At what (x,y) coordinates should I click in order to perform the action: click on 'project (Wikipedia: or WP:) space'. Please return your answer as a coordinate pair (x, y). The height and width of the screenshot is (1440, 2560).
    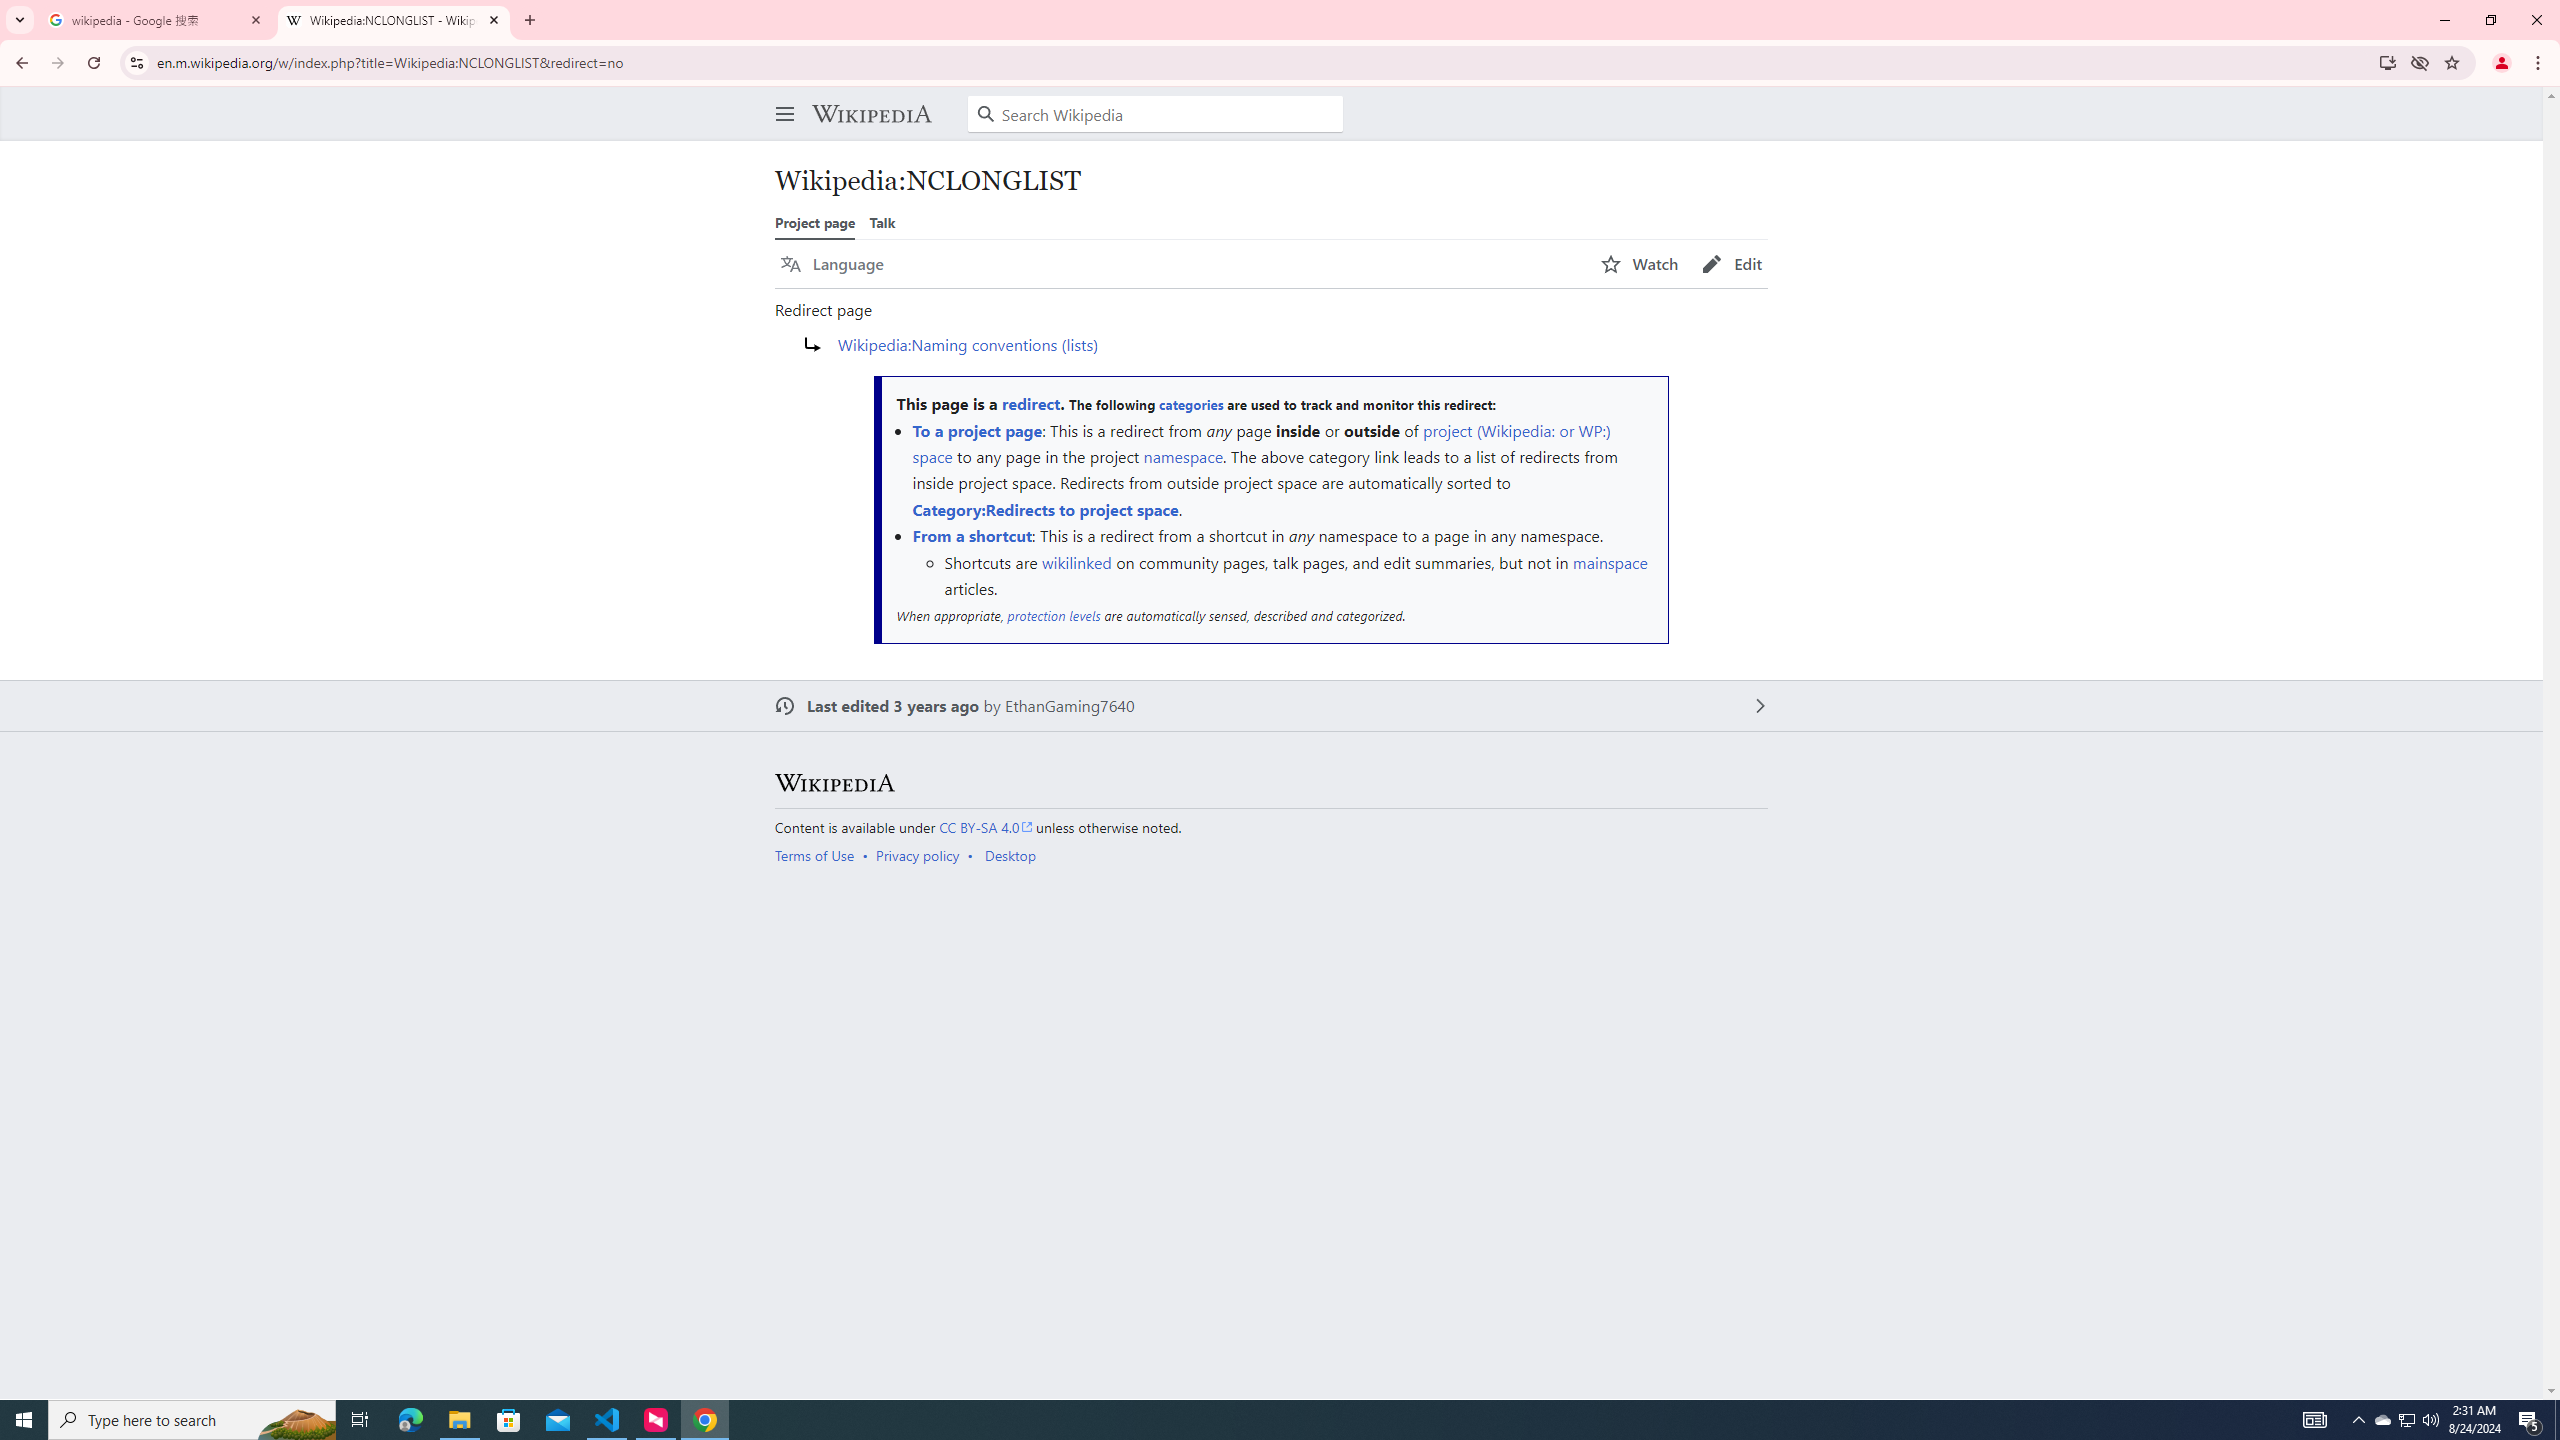
    Looking at the image, I should click on (1259, 441).